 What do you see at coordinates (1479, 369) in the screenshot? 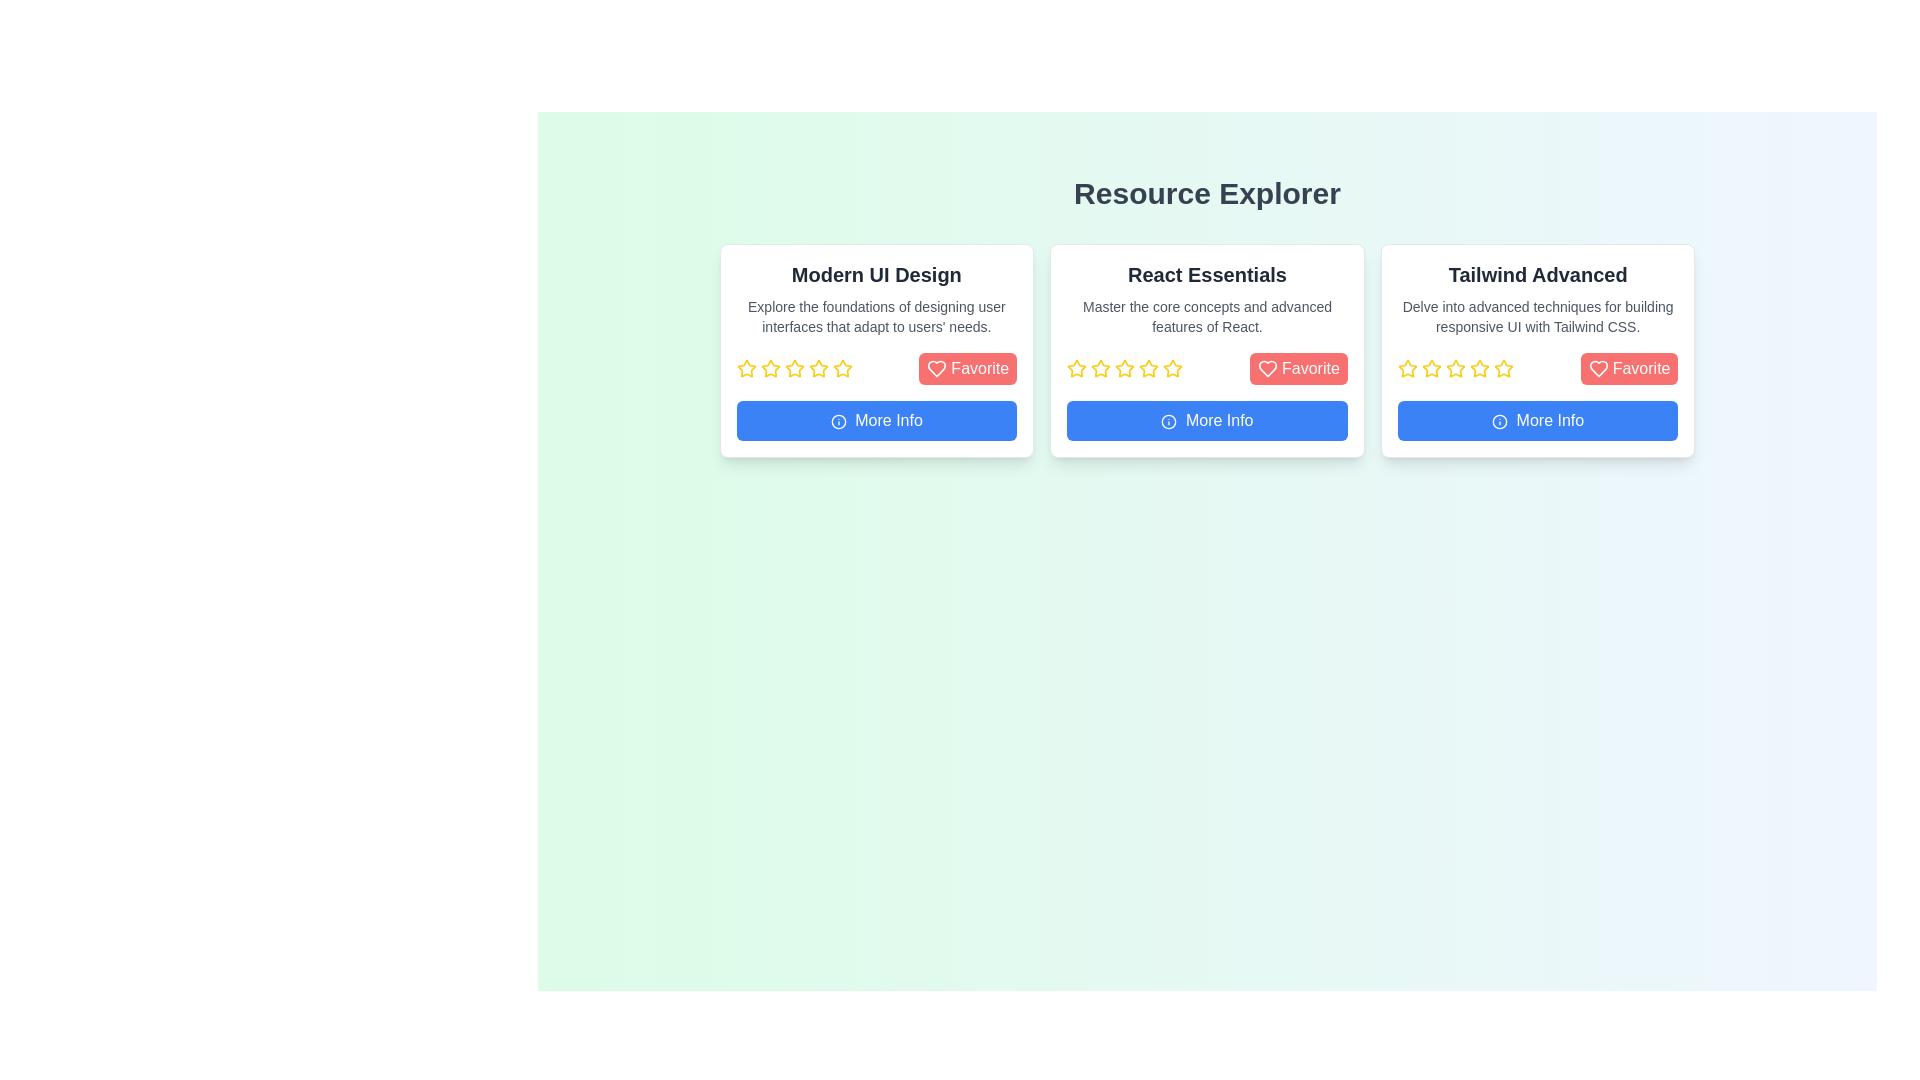
I see `the fifth star icon in the horizontal row of six stars, which is yellow and outlined, located in the 'Tailwind Advanced' section` at bounding box center [1479, 369].